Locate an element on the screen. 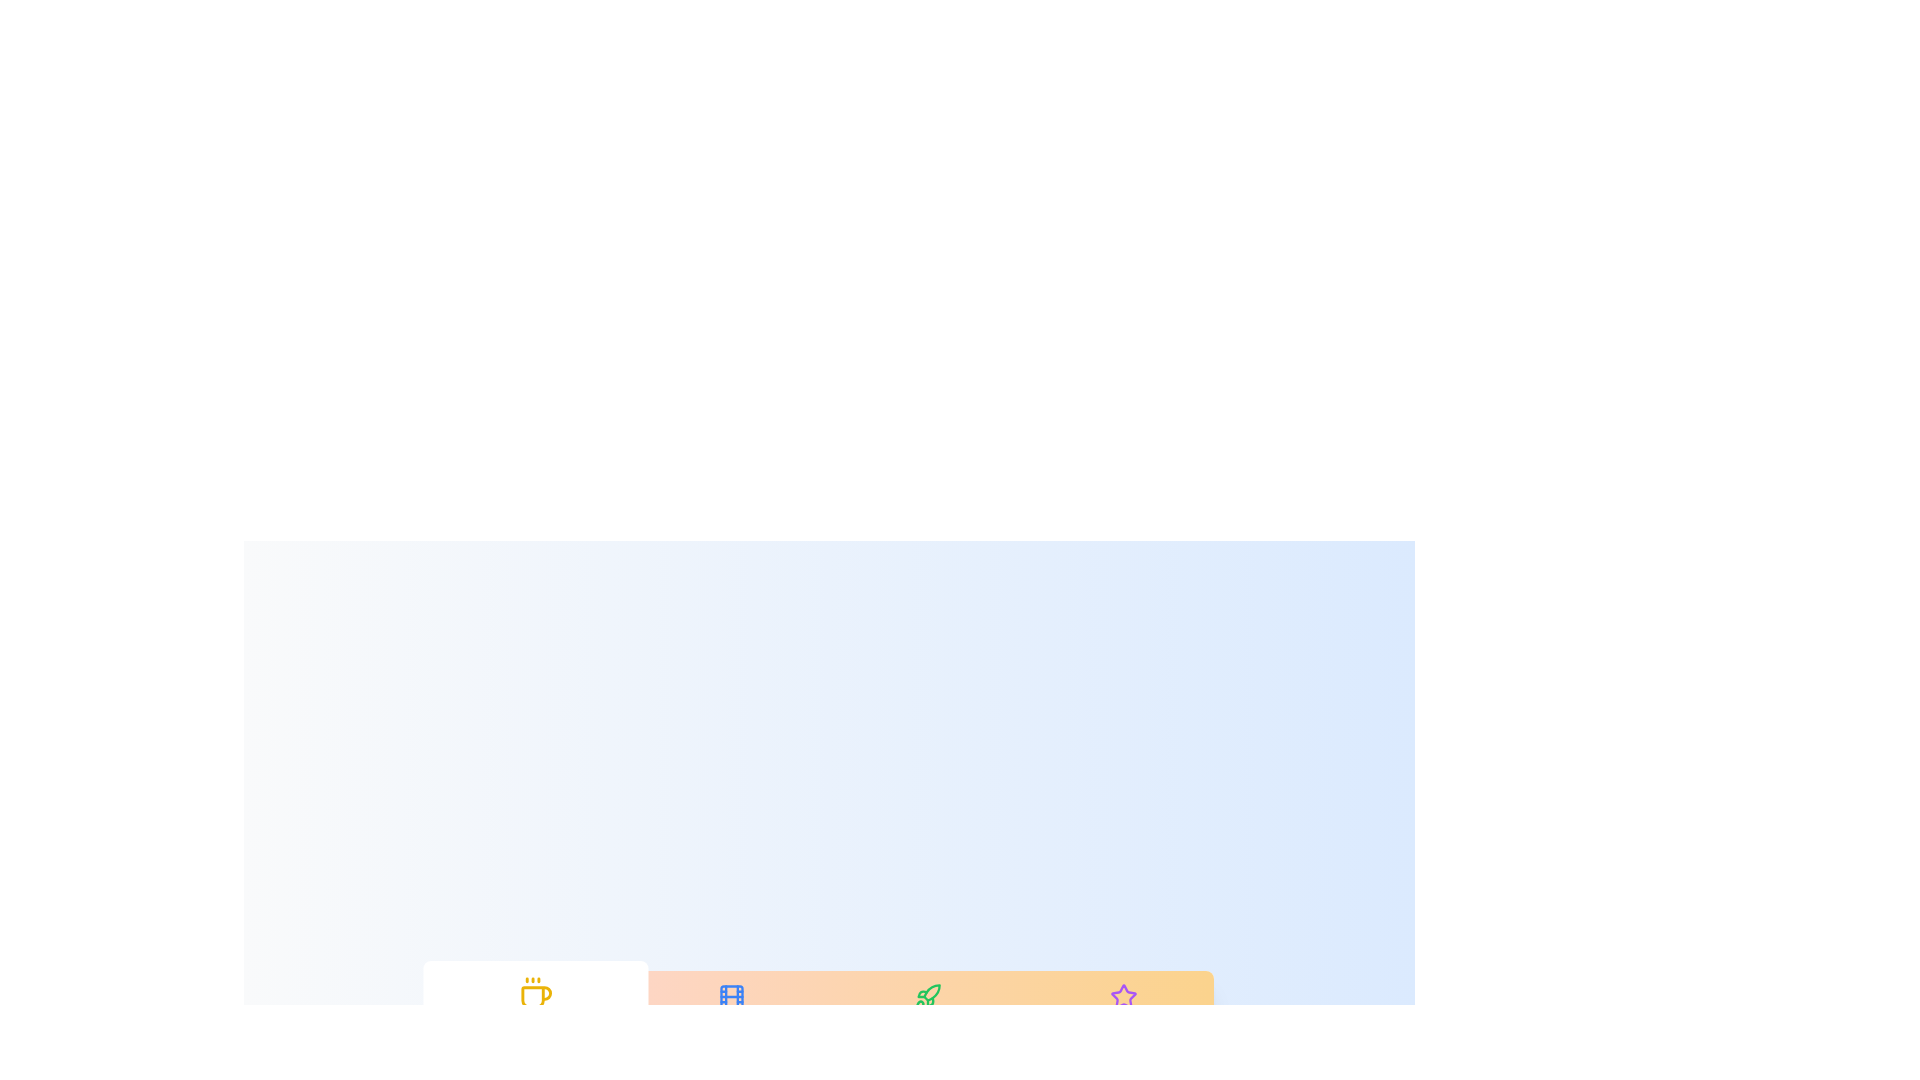  the tab labeled Favorites to select it is located at coordinates (1123, 1010).